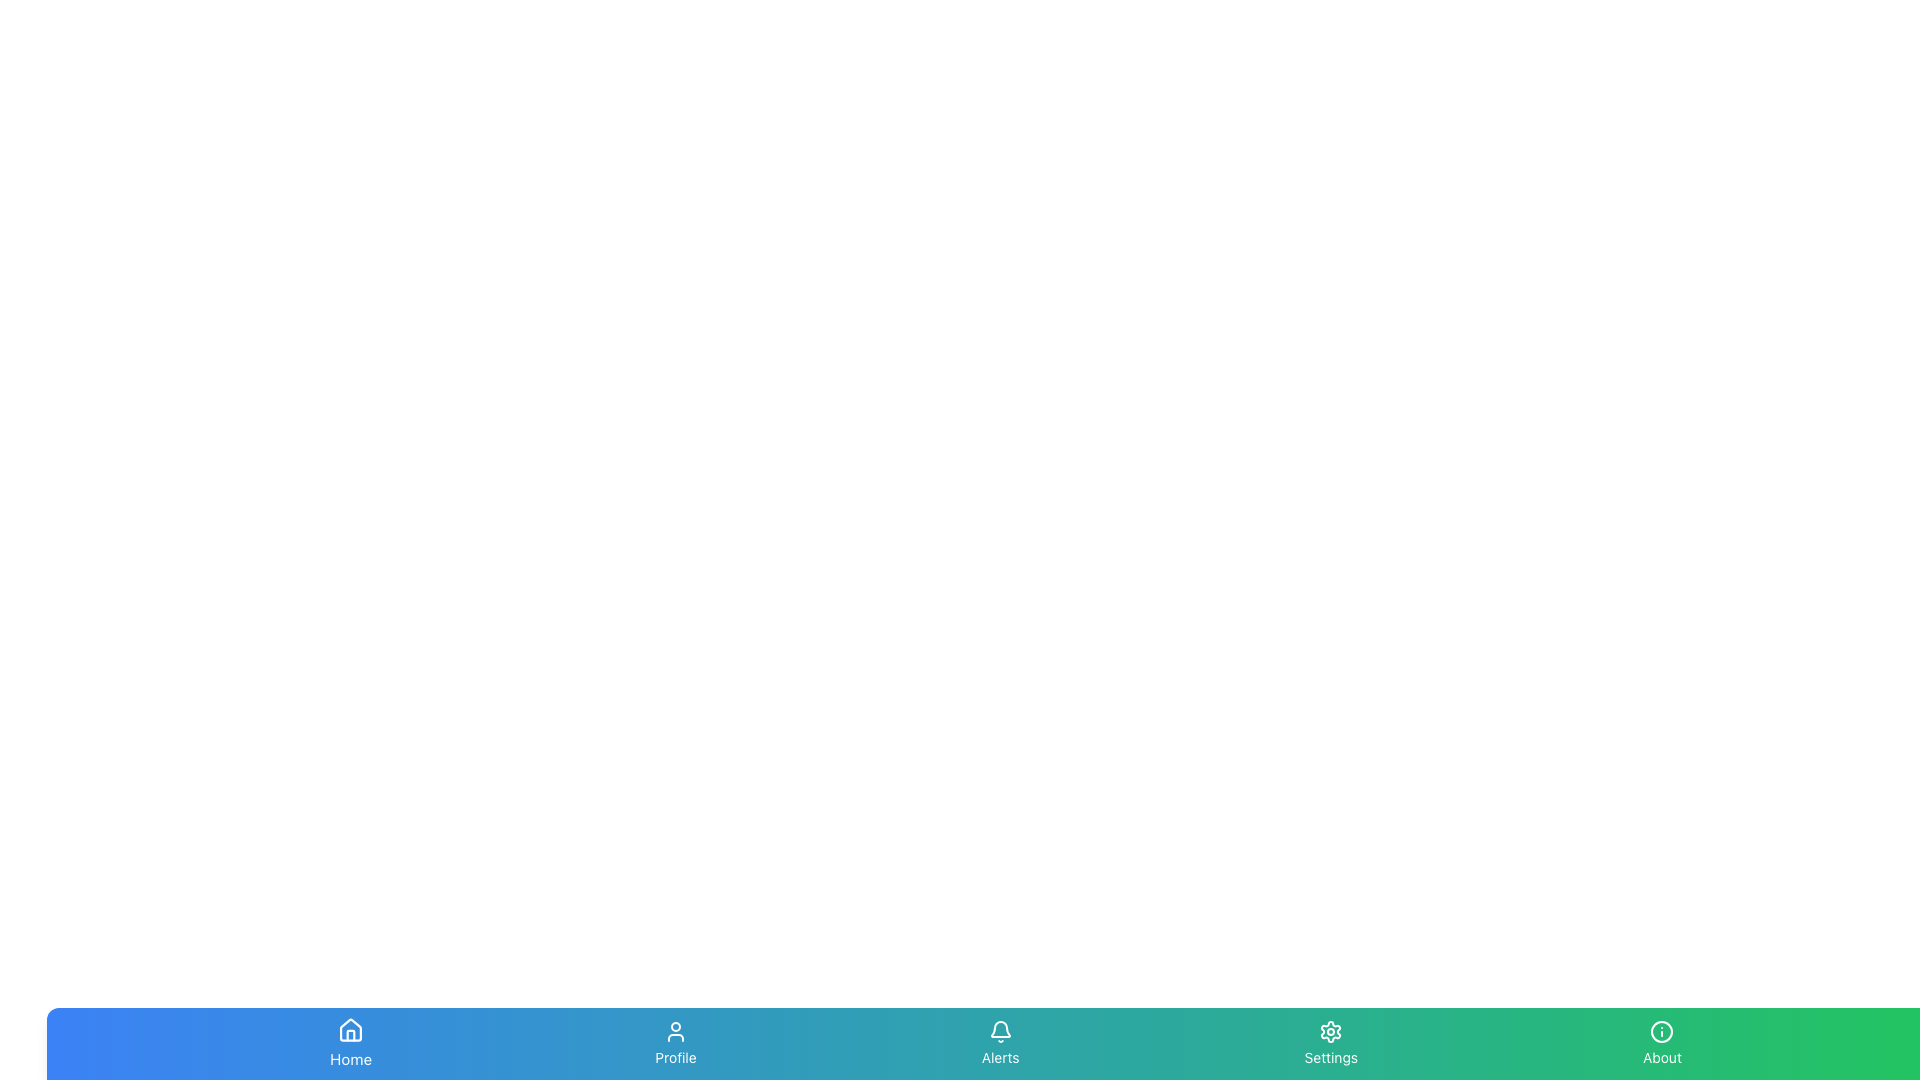 Image resolution: width=1920 pixels, height=1080 pixels. What do you see at coordinates (676, 1043) in the screenshot?
I see `the 'Profile' button, which is styled in white text and features a user icon above the label, located in the navigation bar at the bottom of the application interface` at bounding box center [676, 1043].